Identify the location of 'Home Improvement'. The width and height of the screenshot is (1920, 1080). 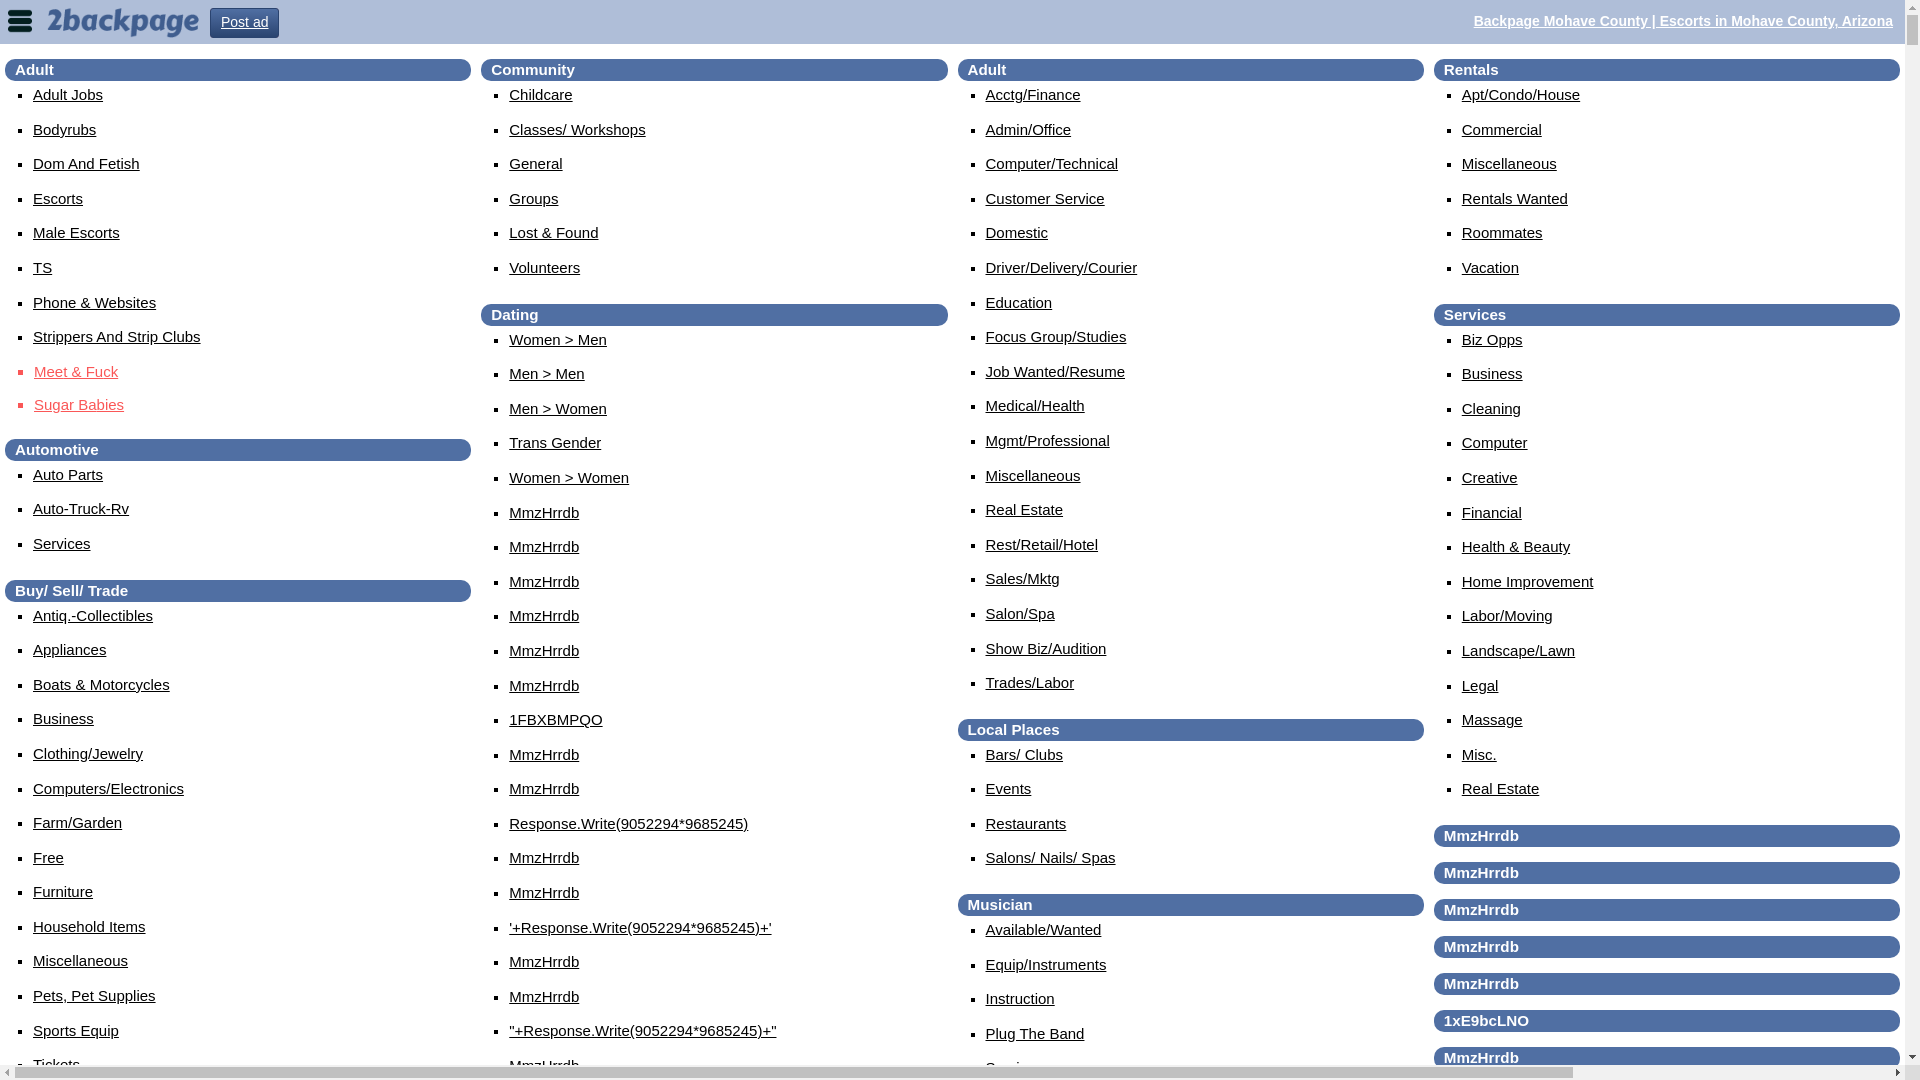
(1526, 581).